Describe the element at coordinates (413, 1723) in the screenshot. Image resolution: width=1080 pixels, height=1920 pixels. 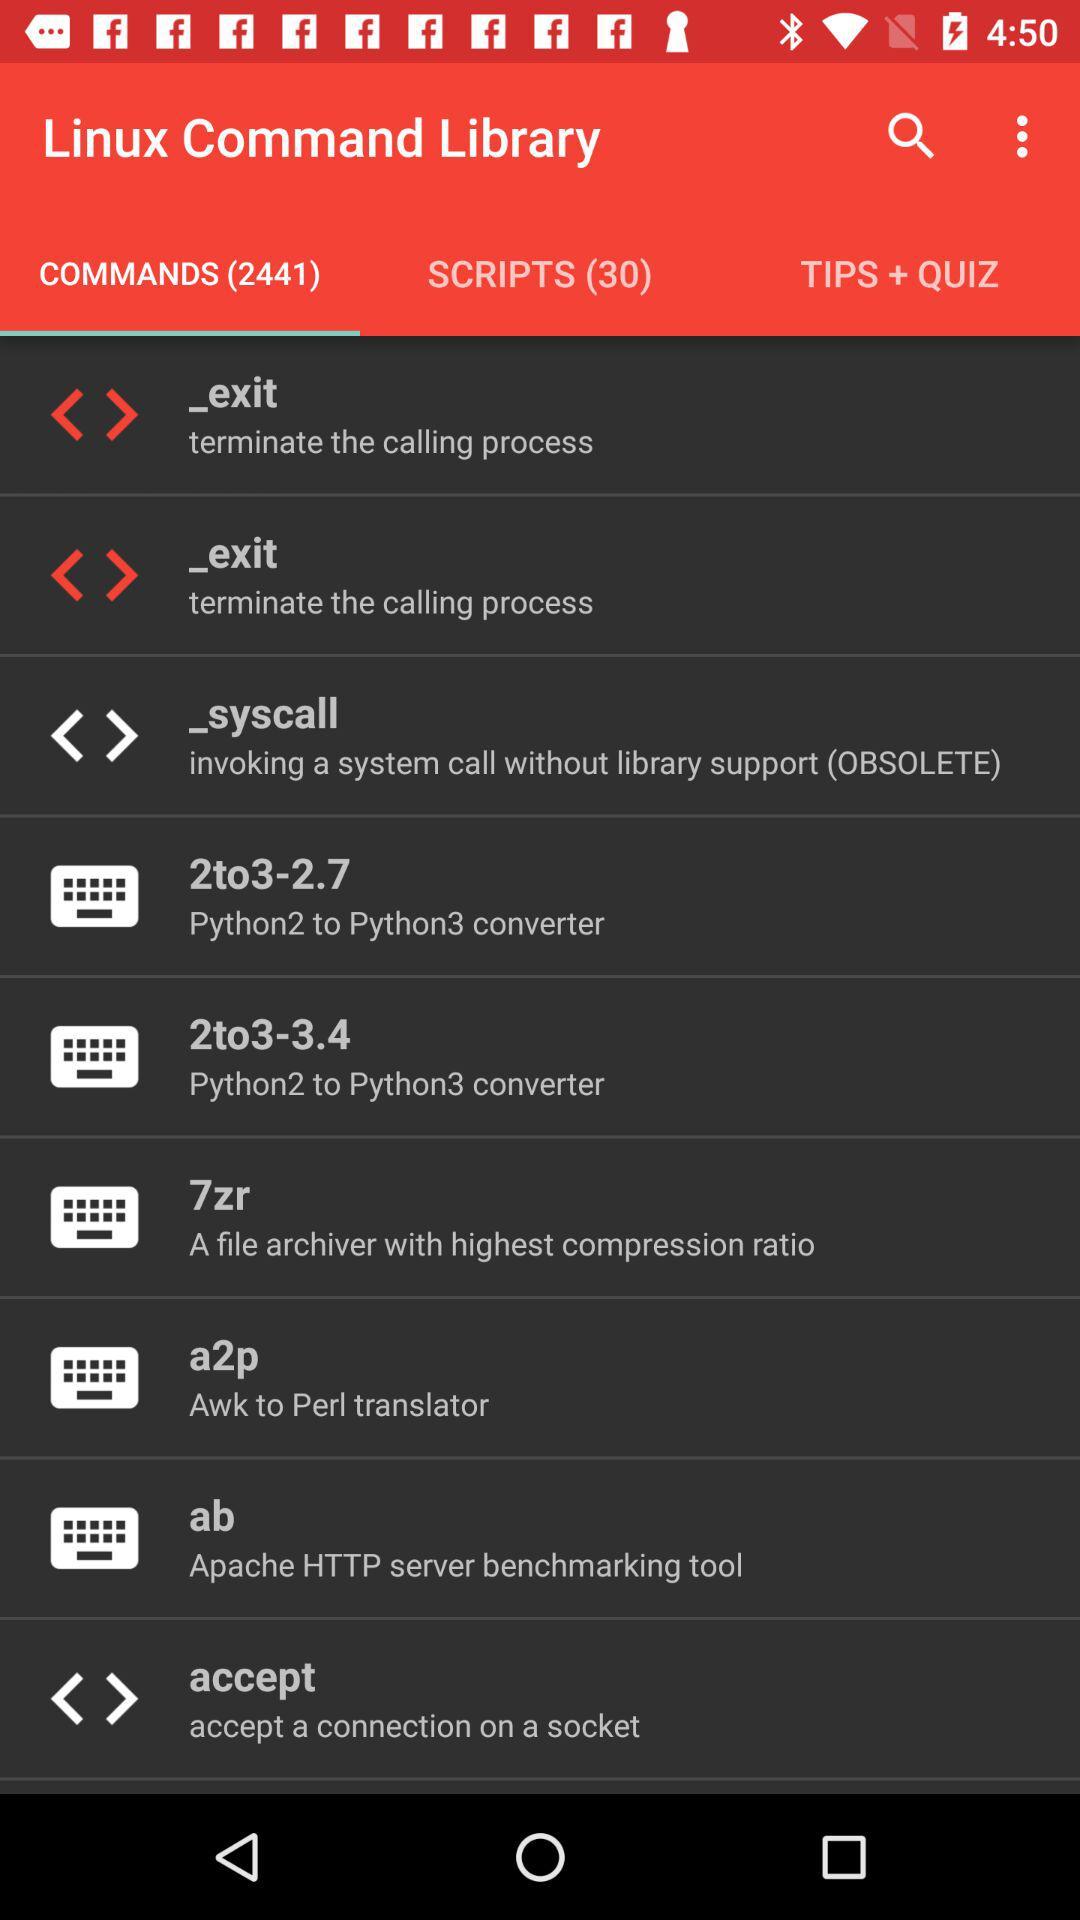
I see `item below the accept` at that location.